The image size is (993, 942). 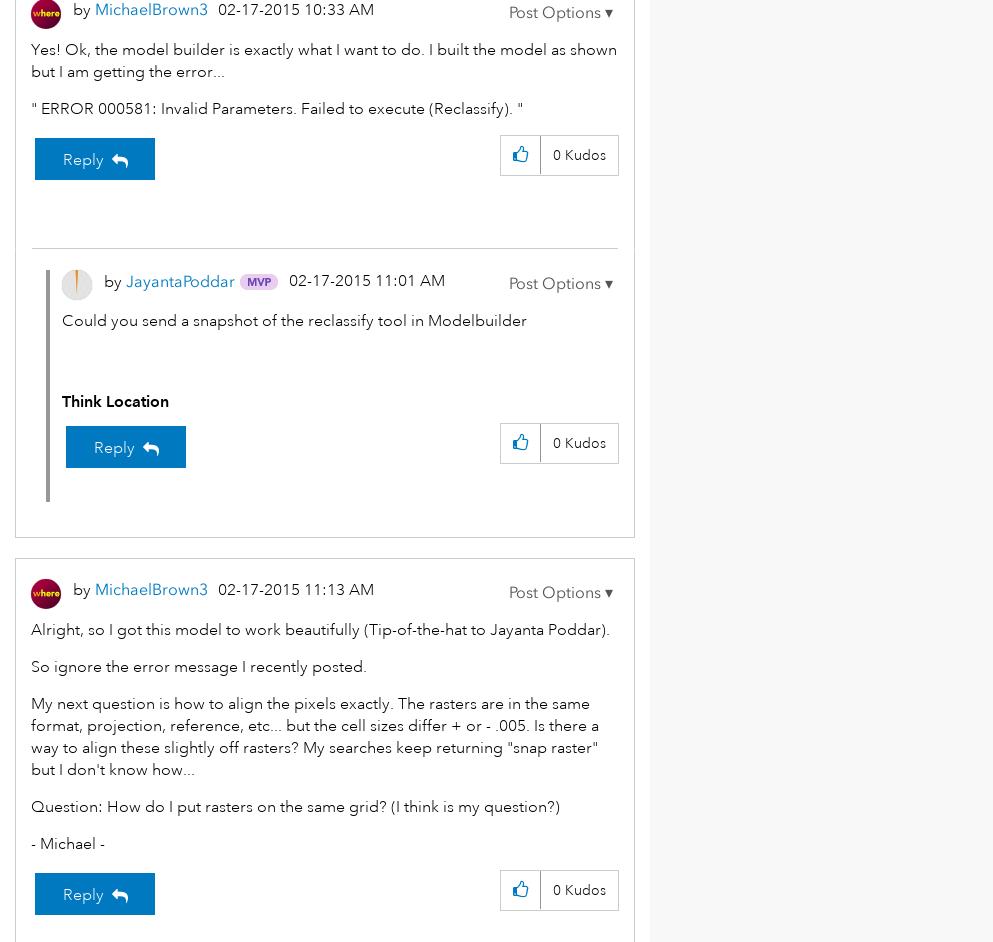 What do you see at coordinates (114, 401) in the screenshot?
I see `'Think Location'` at bounding box center [114, 401].